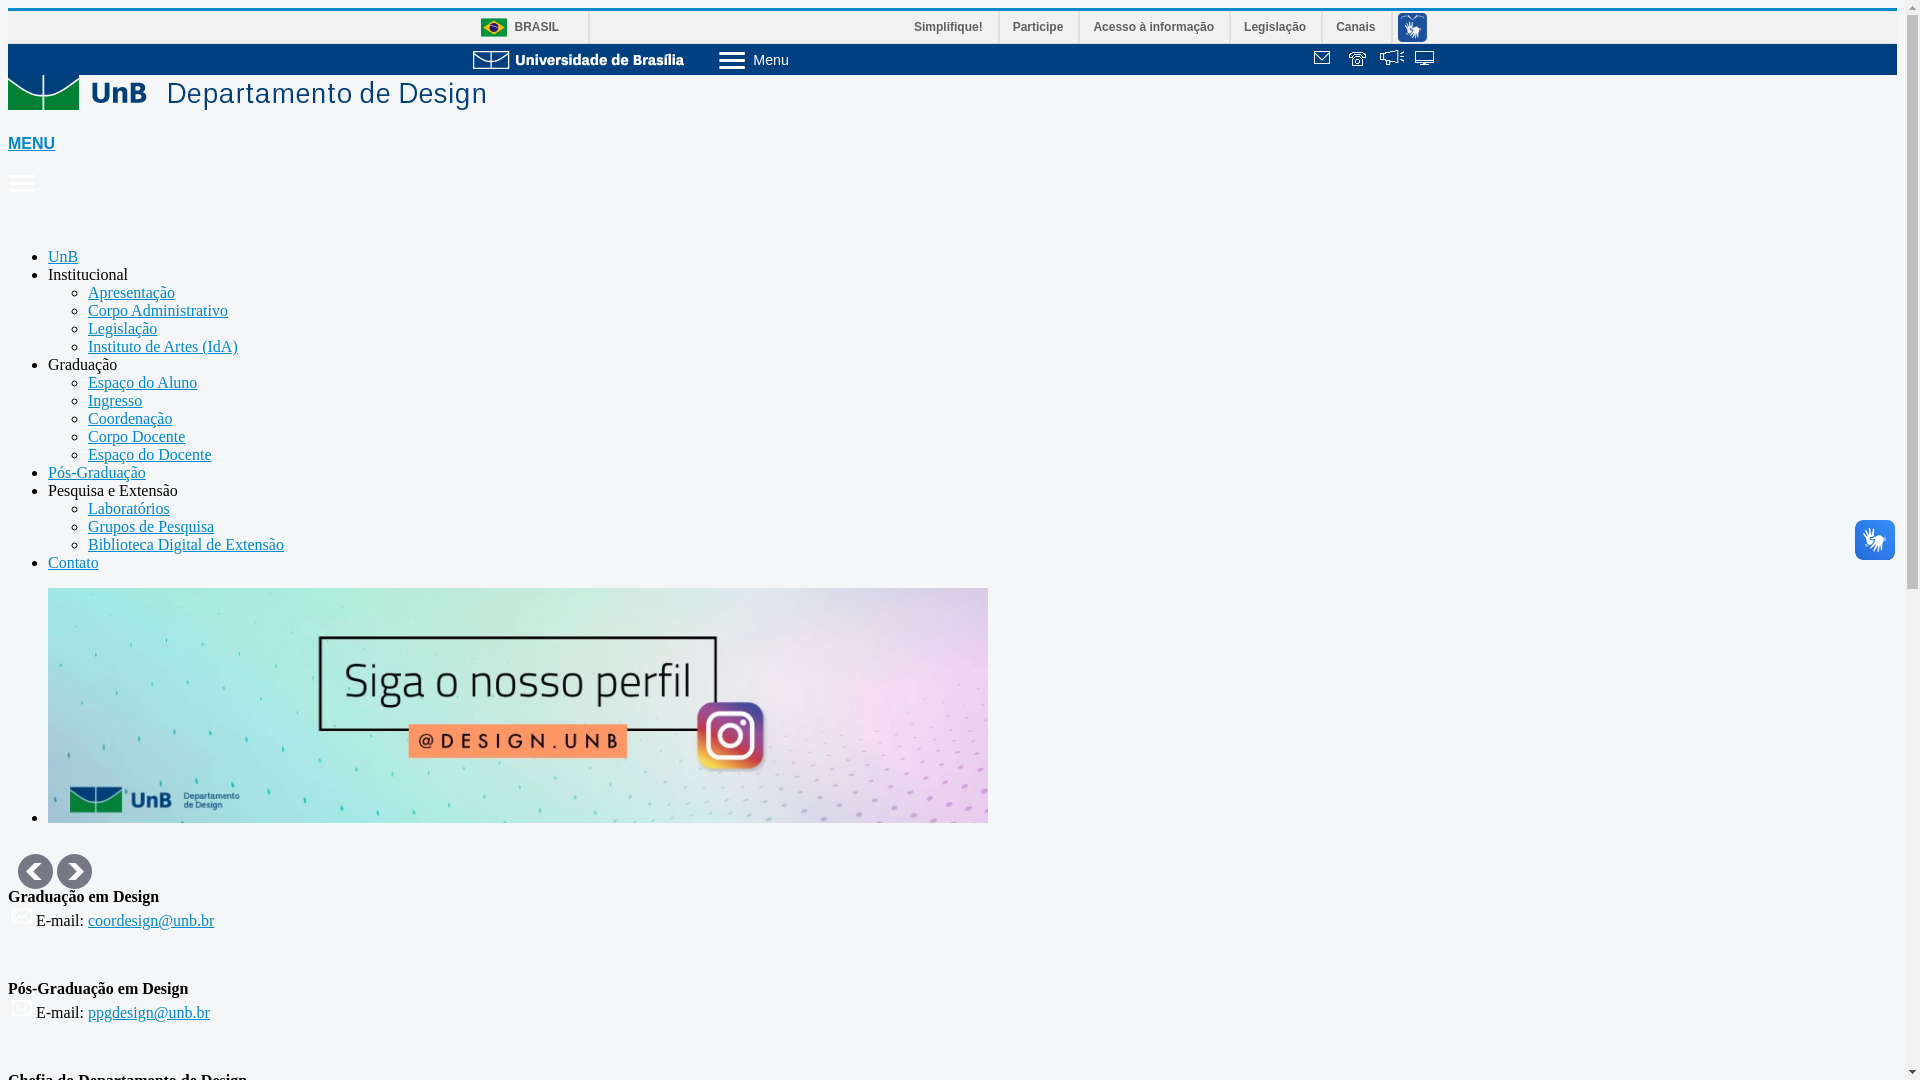 The width and height of the screenshot is (1920, 1080). Describe the element at coordinates (73, 562) in the screenshot. I see `'Contato'` at that location.